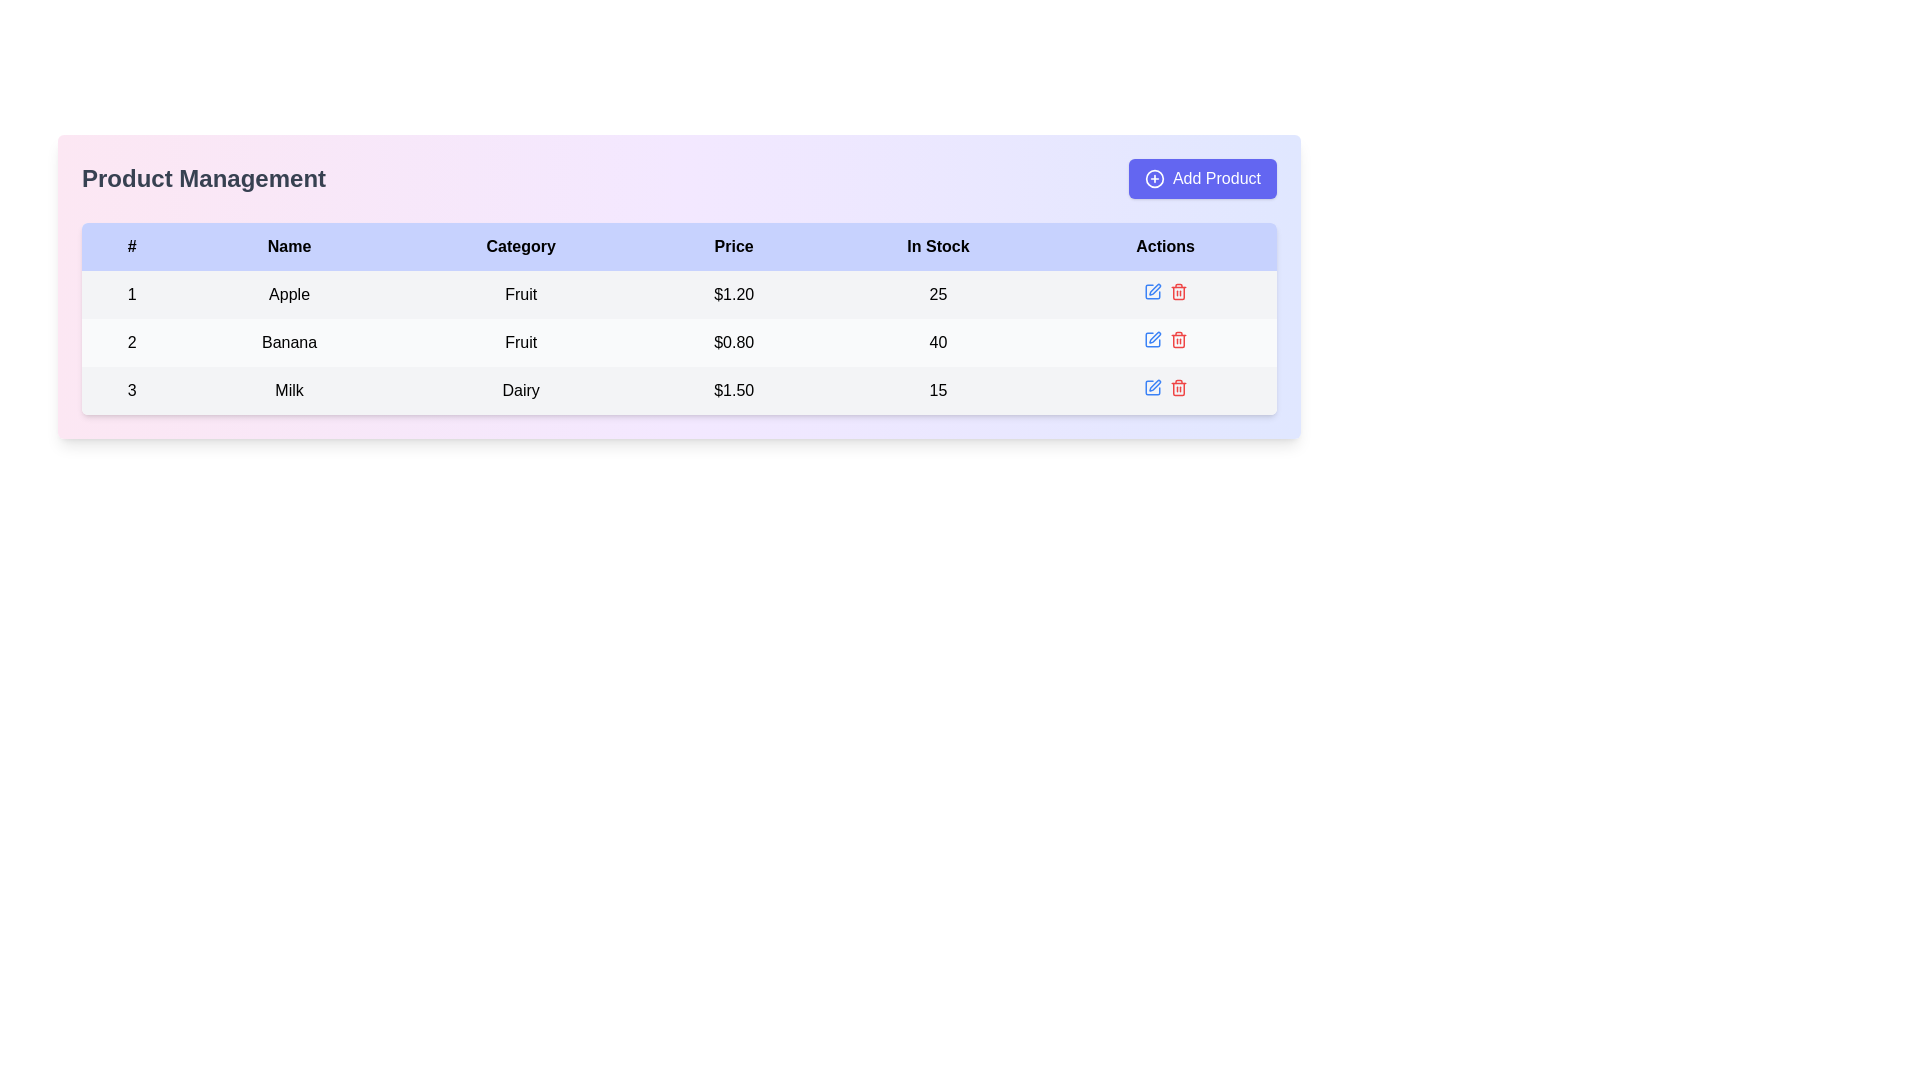 This screenshot has height=1080, width=1920. I want to click on the blue pen icon in the 'Actions' column of the second row to initiate an editing action, so click(1154, 336).